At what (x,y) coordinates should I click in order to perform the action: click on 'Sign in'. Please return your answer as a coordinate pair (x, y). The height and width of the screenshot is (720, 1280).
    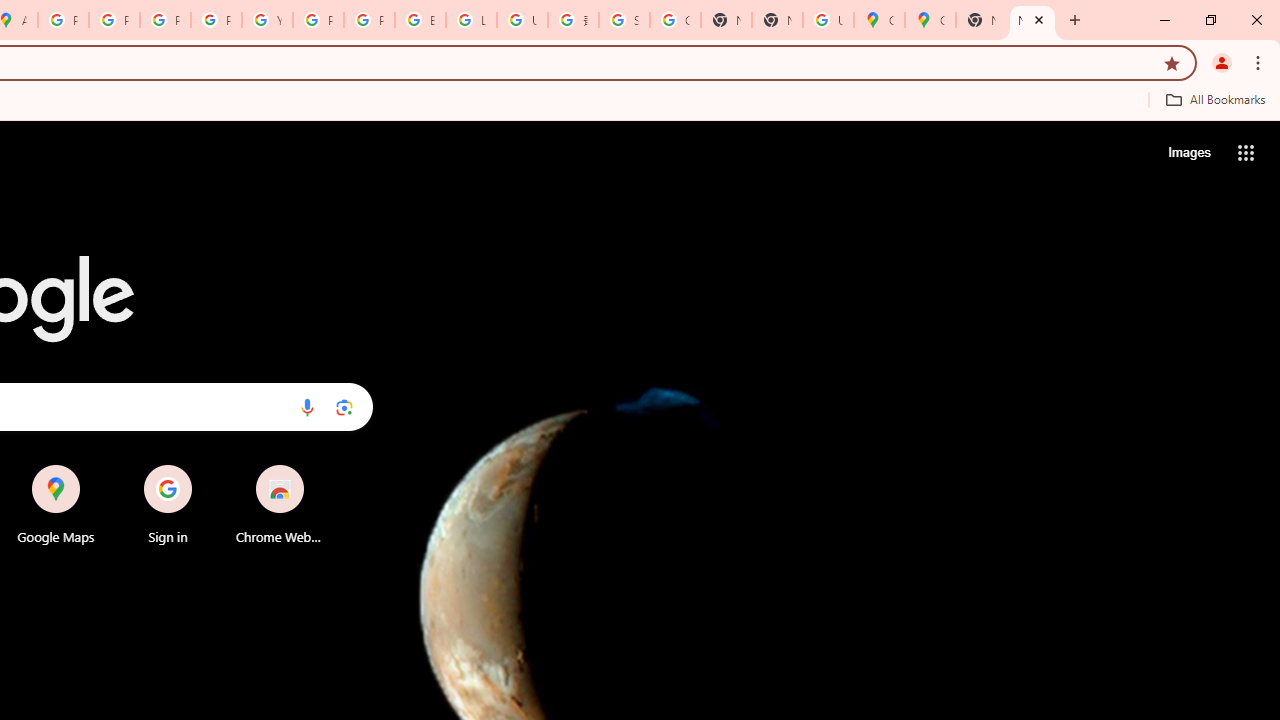
    Looking at the image, I should click on (168, 504).